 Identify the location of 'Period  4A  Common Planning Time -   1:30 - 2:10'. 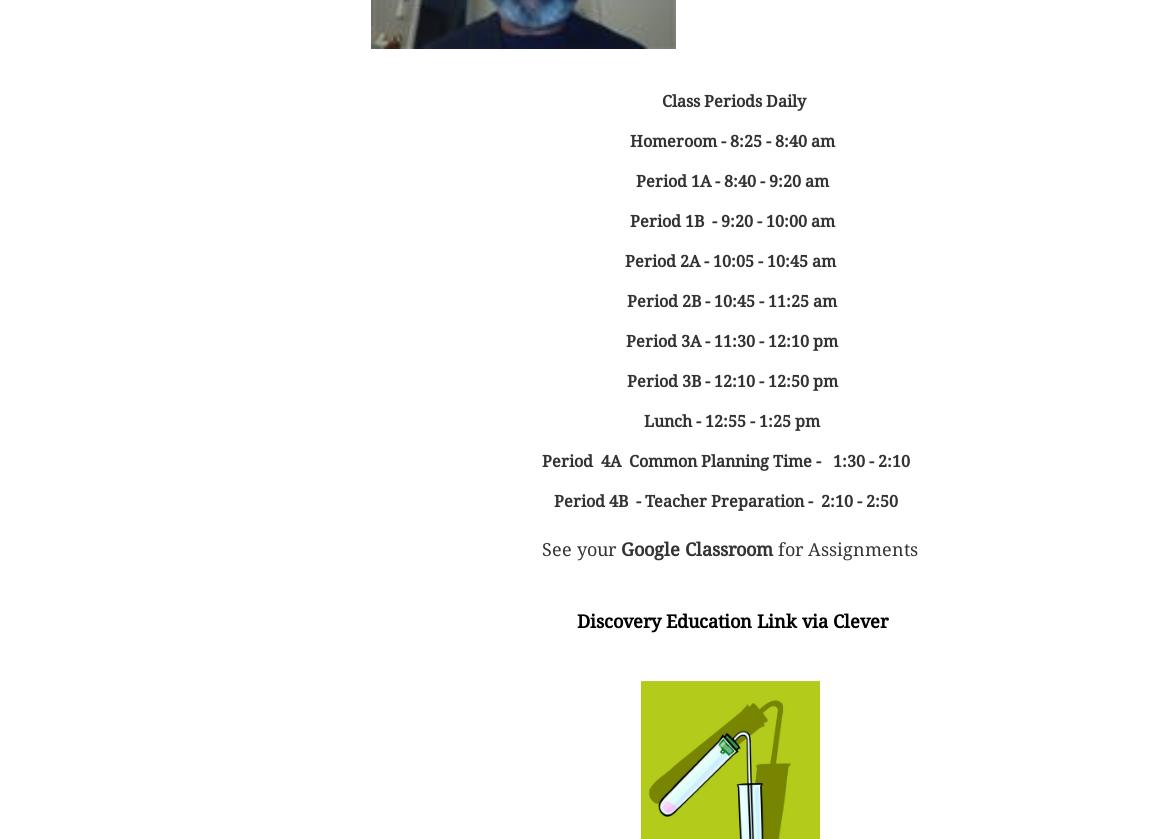
(732, 460).